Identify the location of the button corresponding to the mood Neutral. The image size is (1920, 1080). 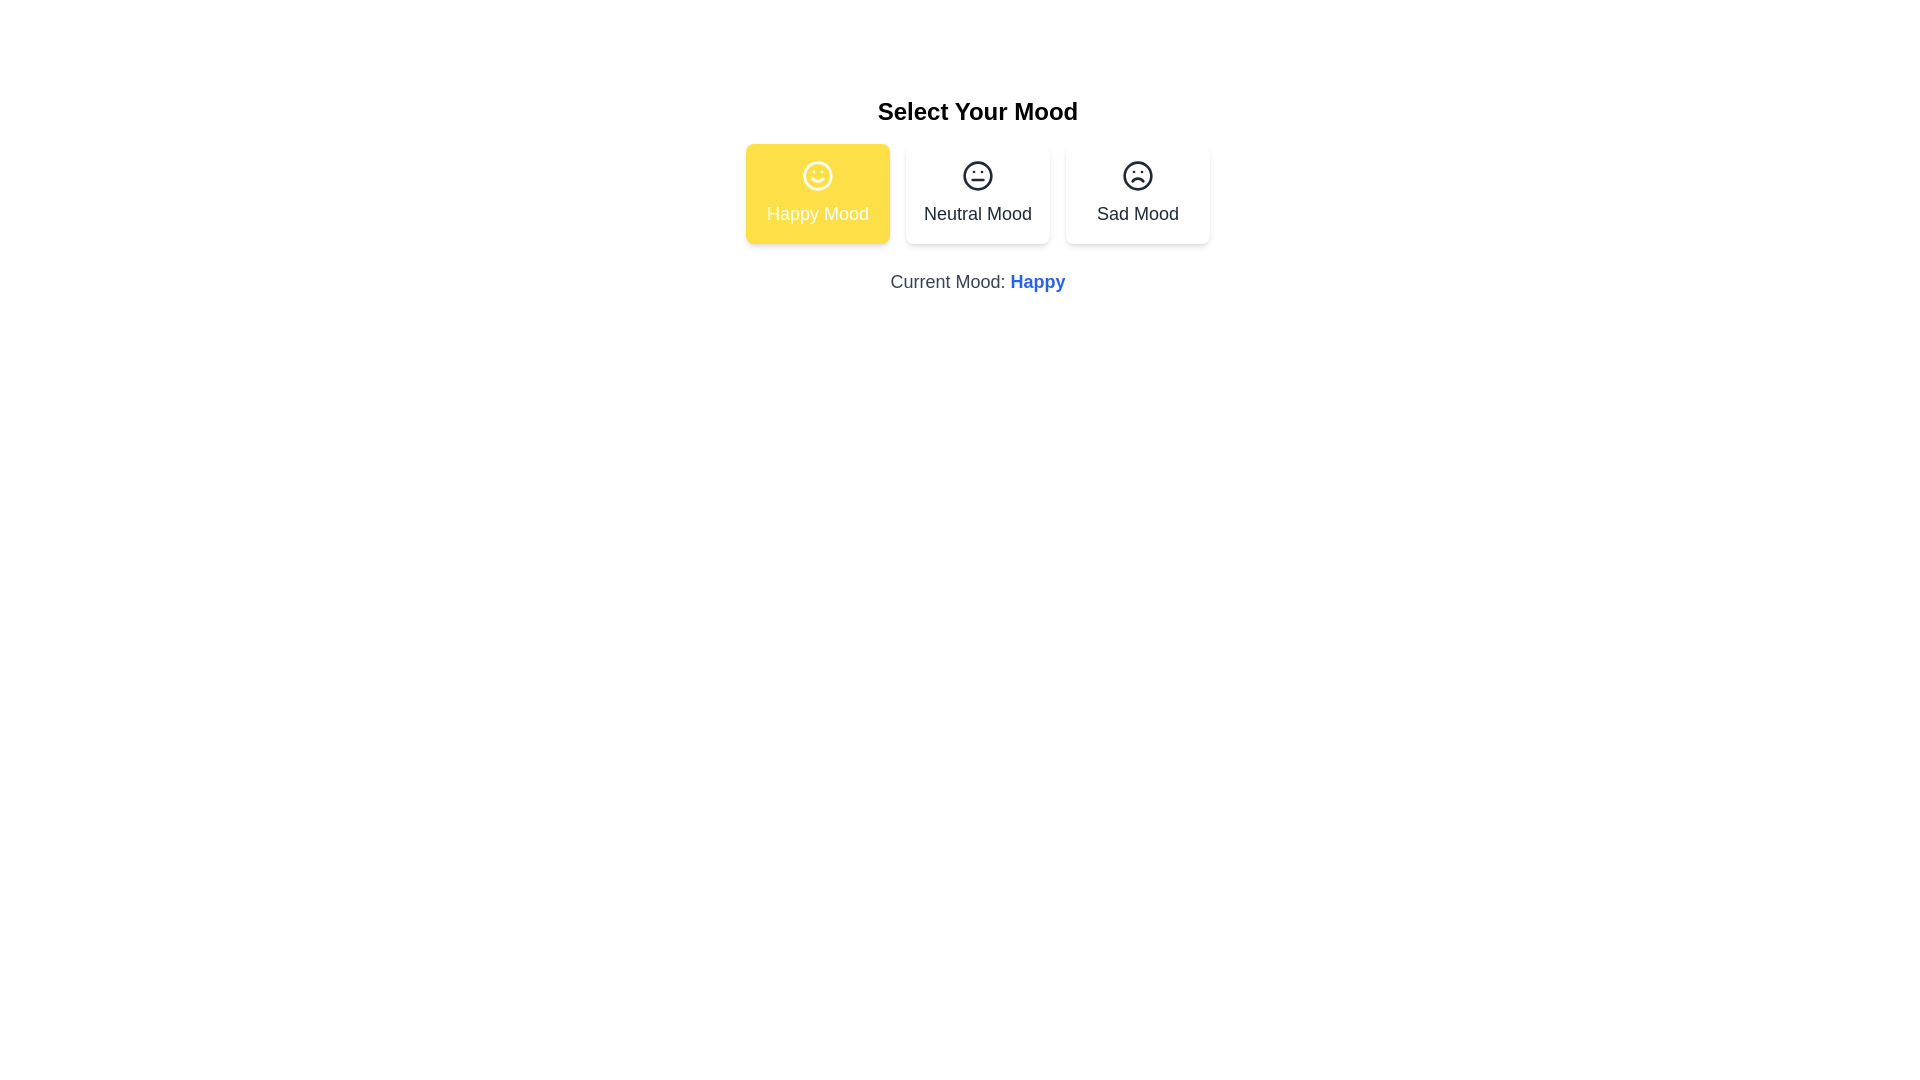
(978, 193).